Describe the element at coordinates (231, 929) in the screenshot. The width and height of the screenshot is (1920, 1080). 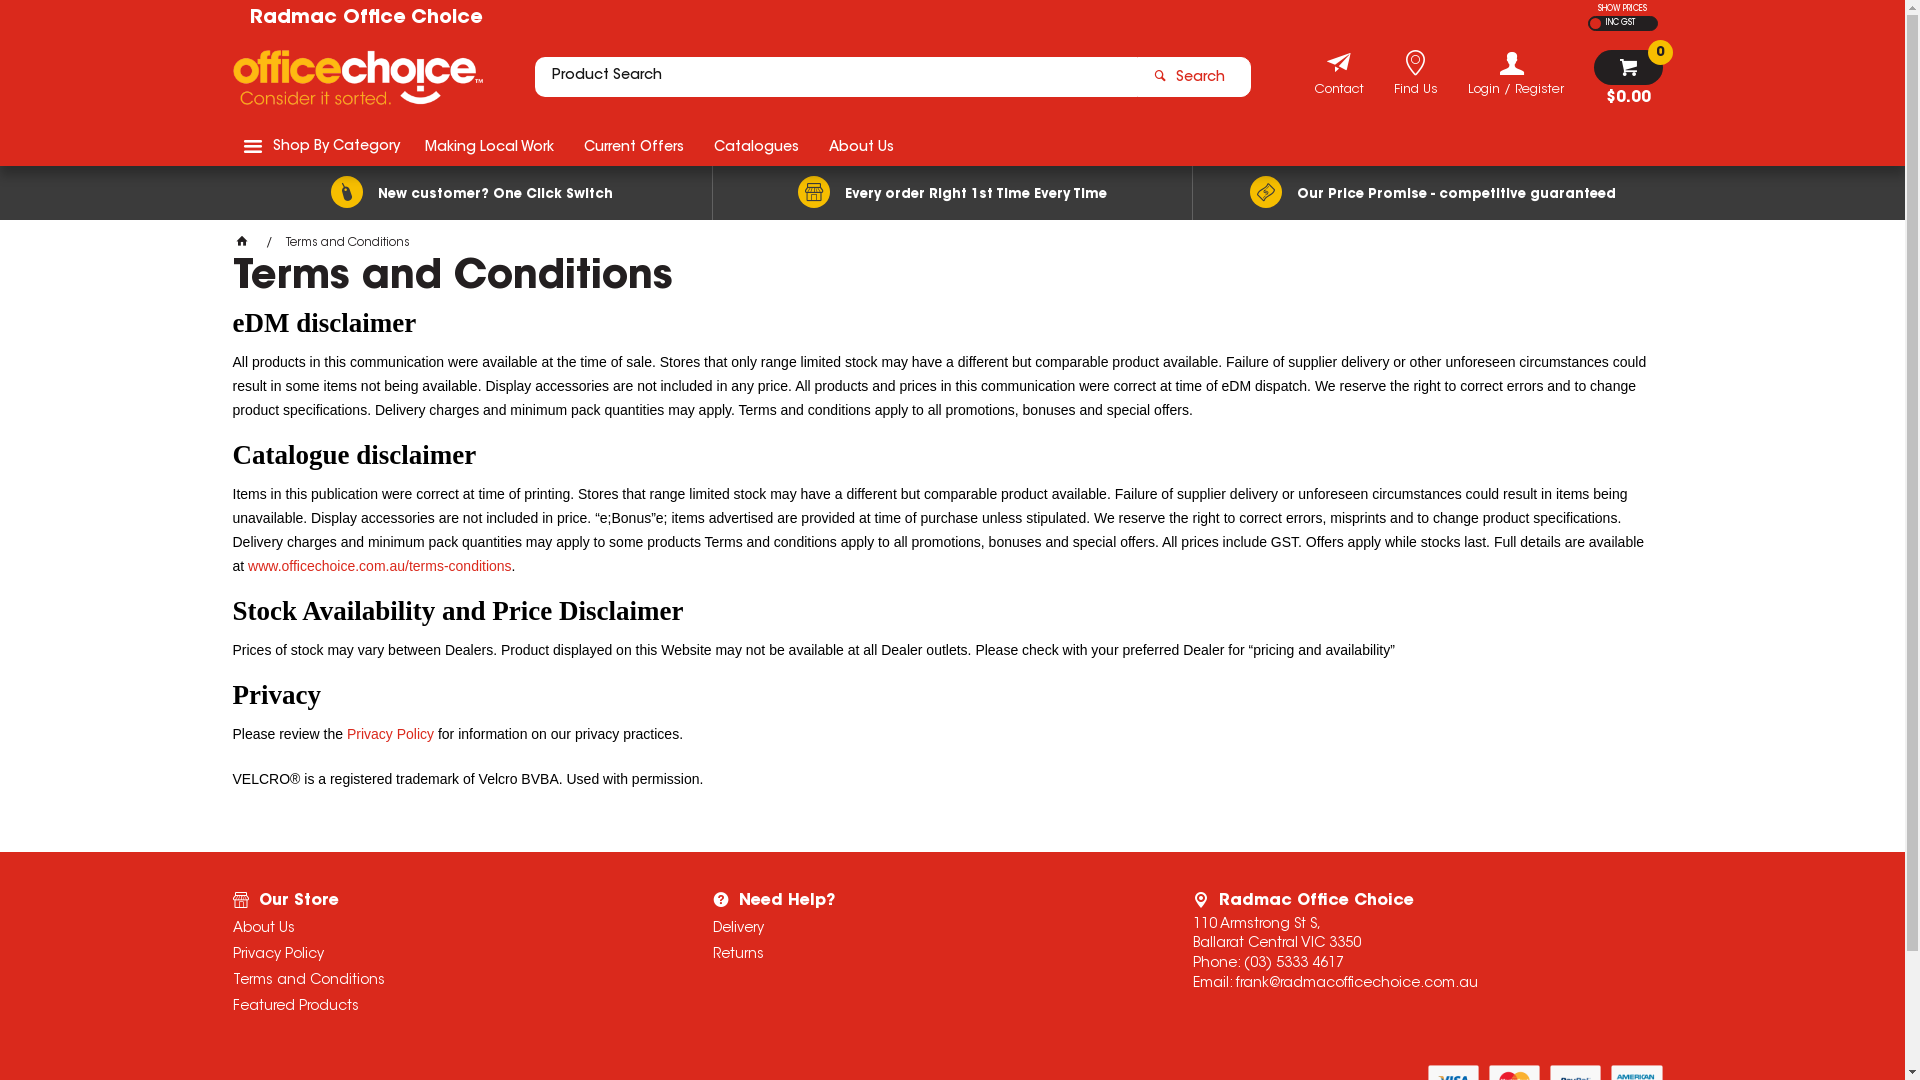
I see `'About Us'` at that location.